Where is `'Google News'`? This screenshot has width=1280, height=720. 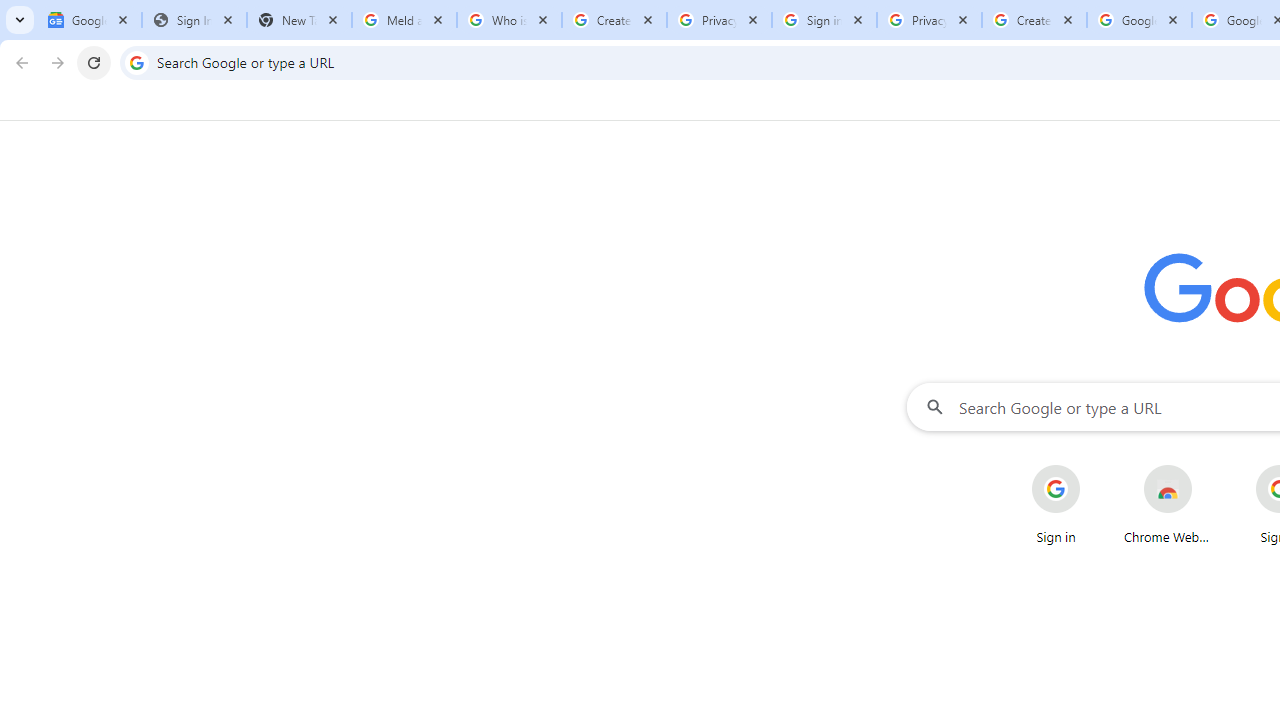 'Google News' is located at coordinates (88, 20).